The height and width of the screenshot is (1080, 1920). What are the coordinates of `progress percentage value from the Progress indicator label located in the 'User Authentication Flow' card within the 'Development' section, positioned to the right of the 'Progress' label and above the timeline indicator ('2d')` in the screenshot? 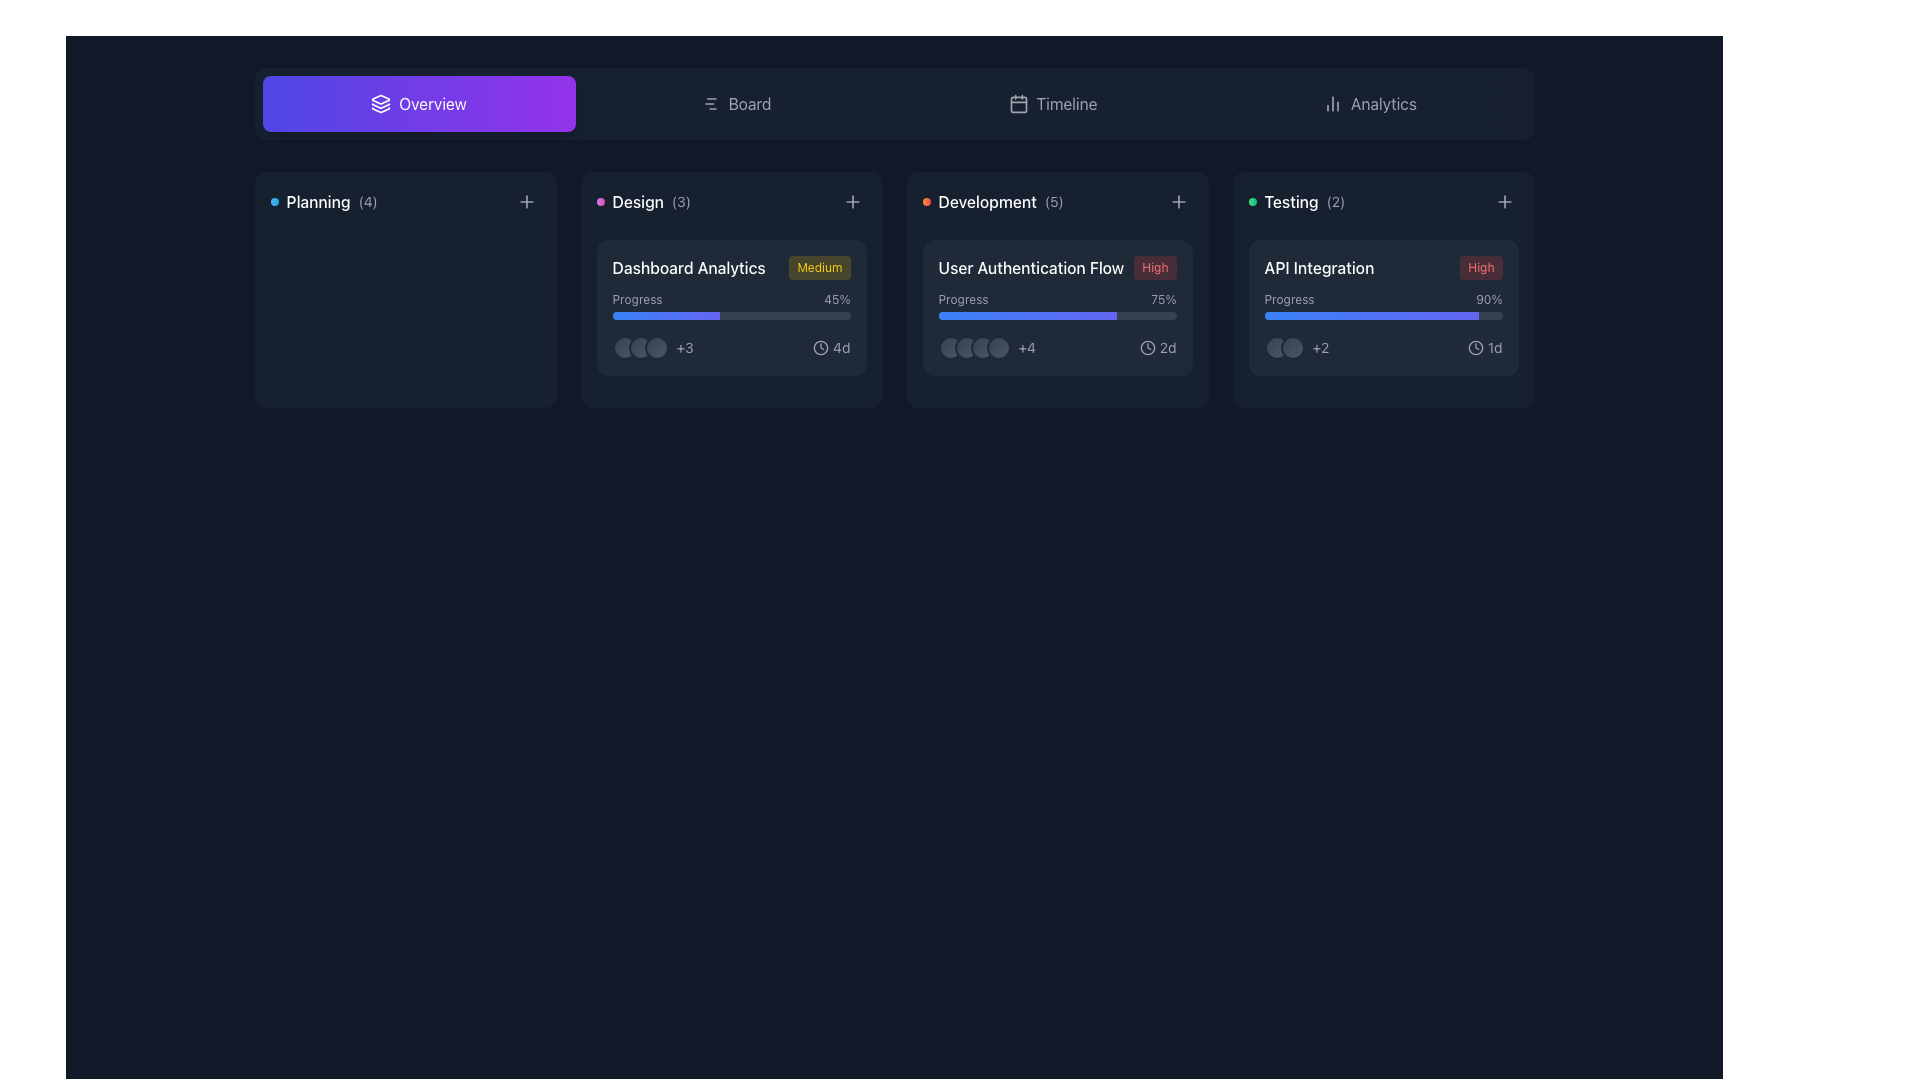 It's located at (1163, 300).